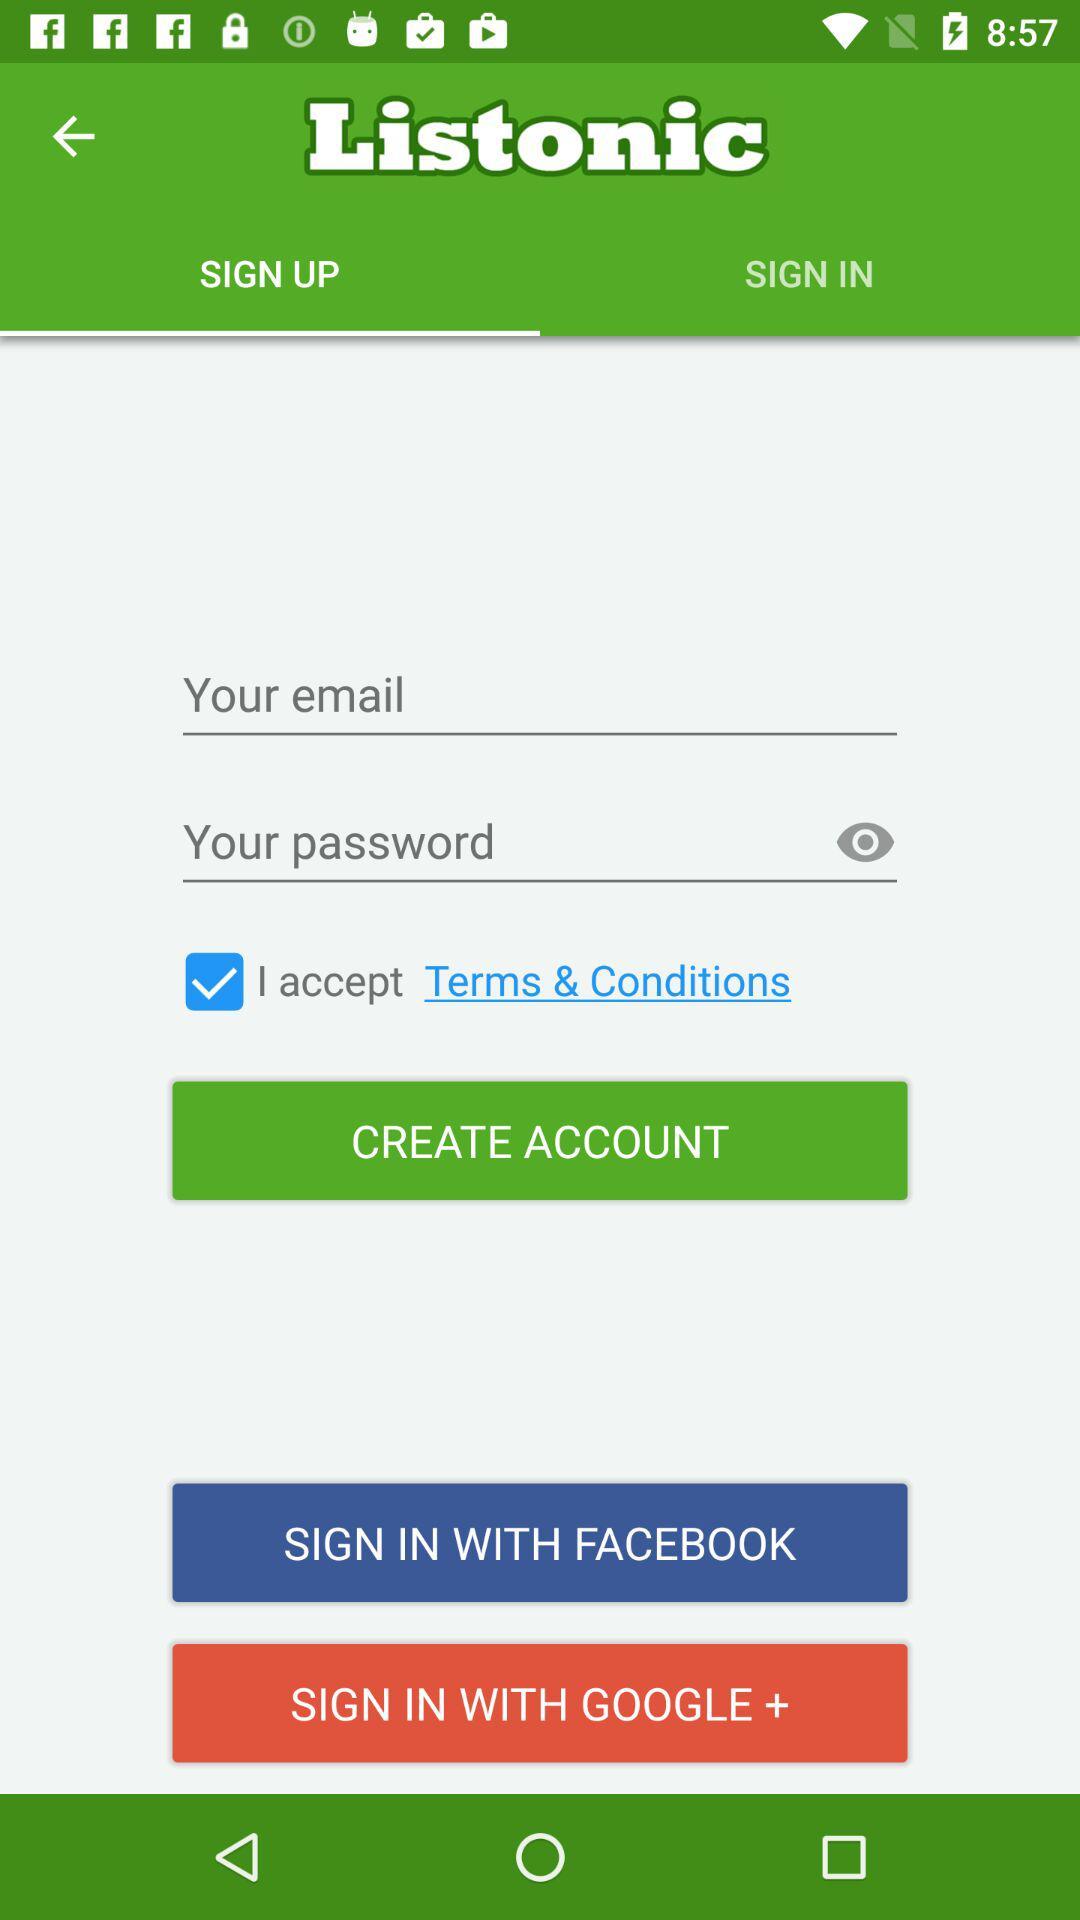  What do you see at coordinates (540, 1140) in the screenshot?
I see `create account icon` at bounding box center [540, 1140].